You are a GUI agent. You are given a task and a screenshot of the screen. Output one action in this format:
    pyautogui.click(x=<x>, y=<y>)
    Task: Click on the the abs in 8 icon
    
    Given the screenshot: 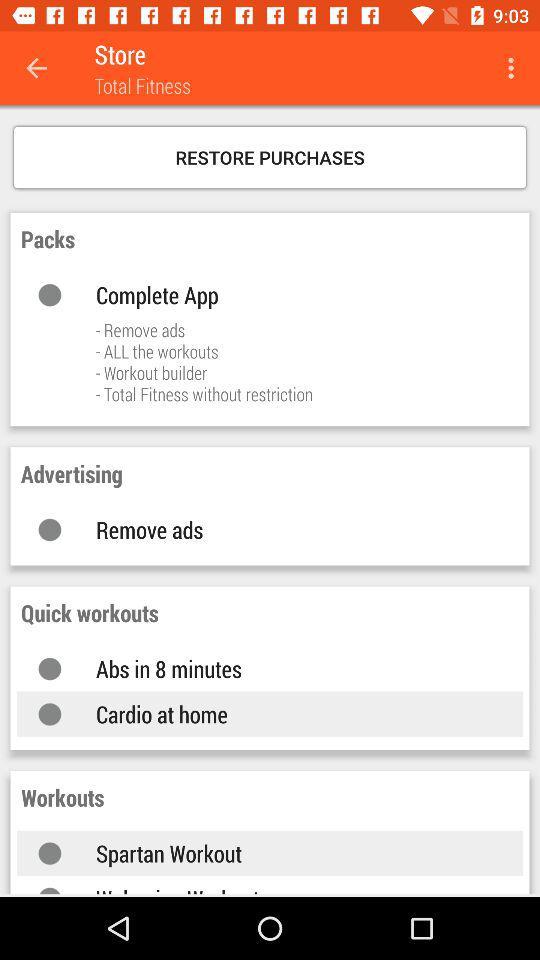 What is the action you would take?
    pyautogui.click(x=288, y=668)
    